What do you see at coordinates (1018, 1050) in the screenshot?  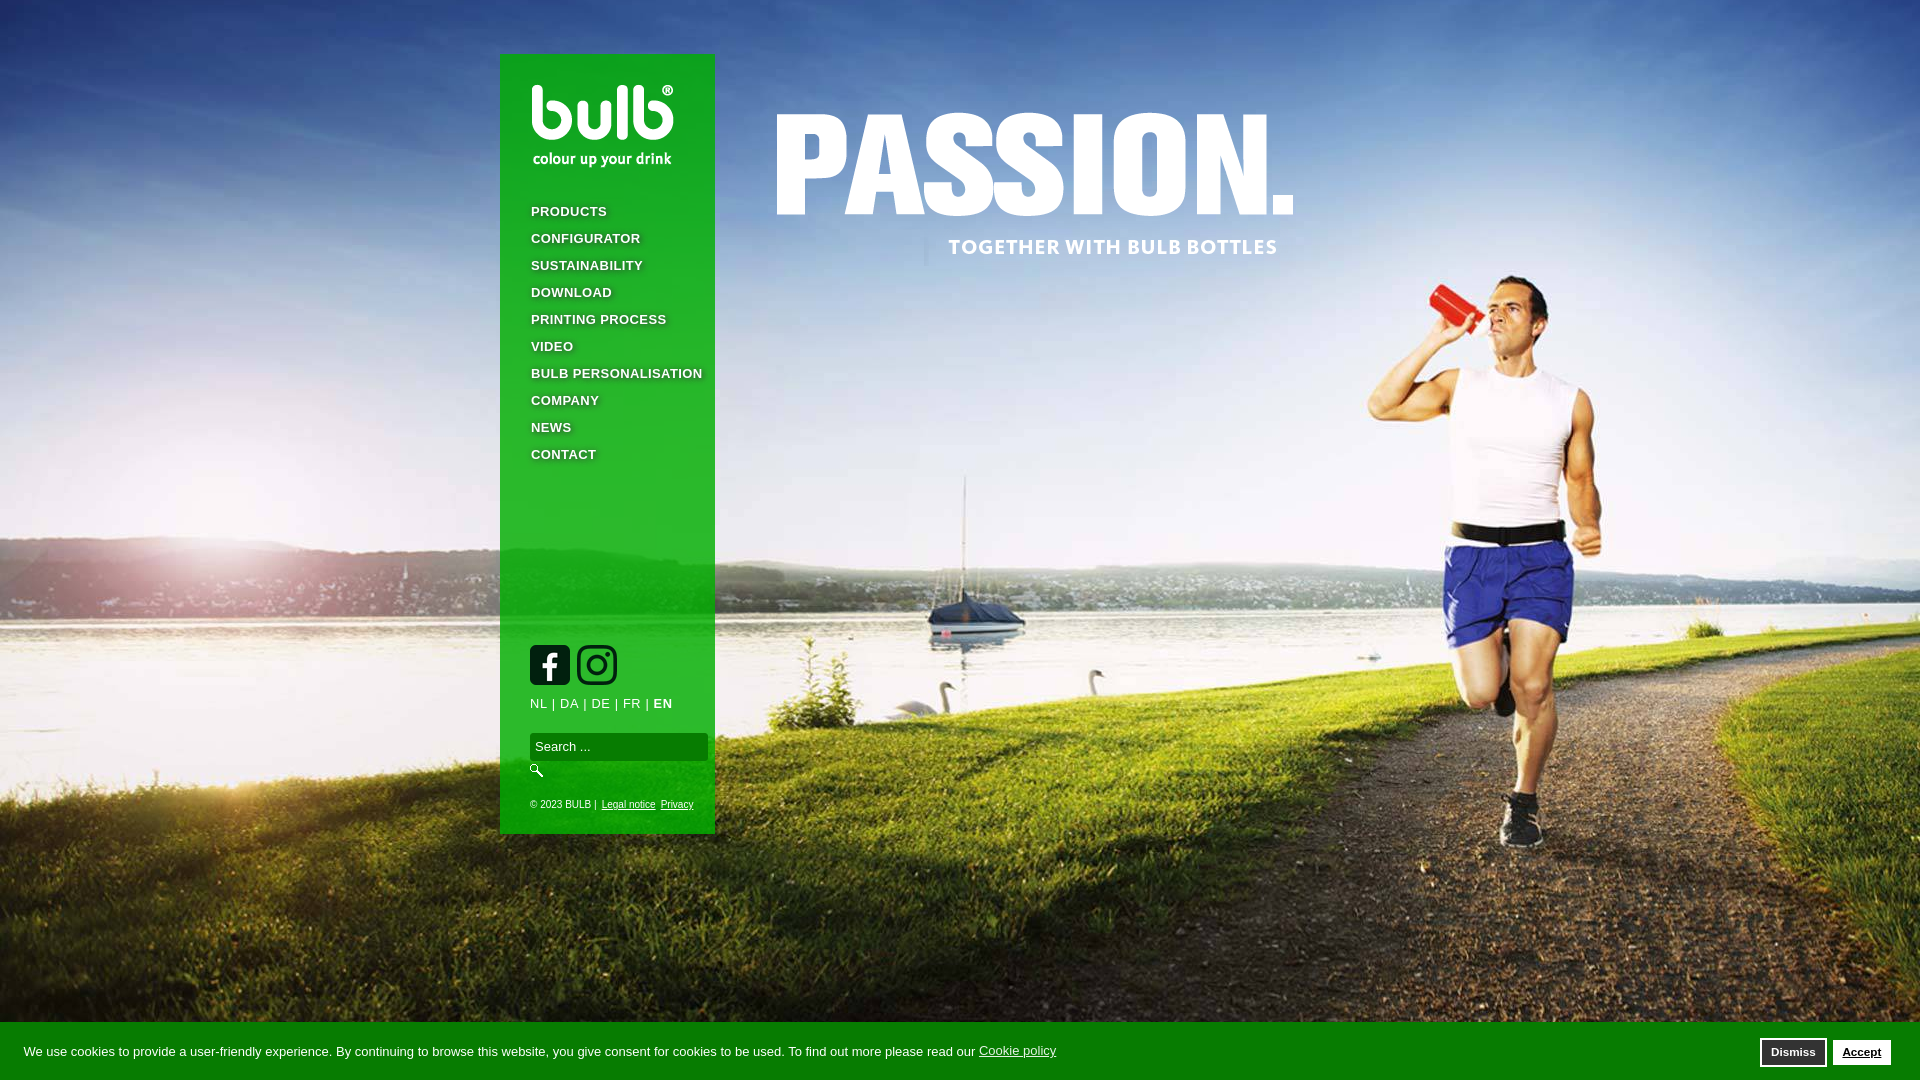 I see `'Cookie policy'` at bounding box center [1018, 1050].